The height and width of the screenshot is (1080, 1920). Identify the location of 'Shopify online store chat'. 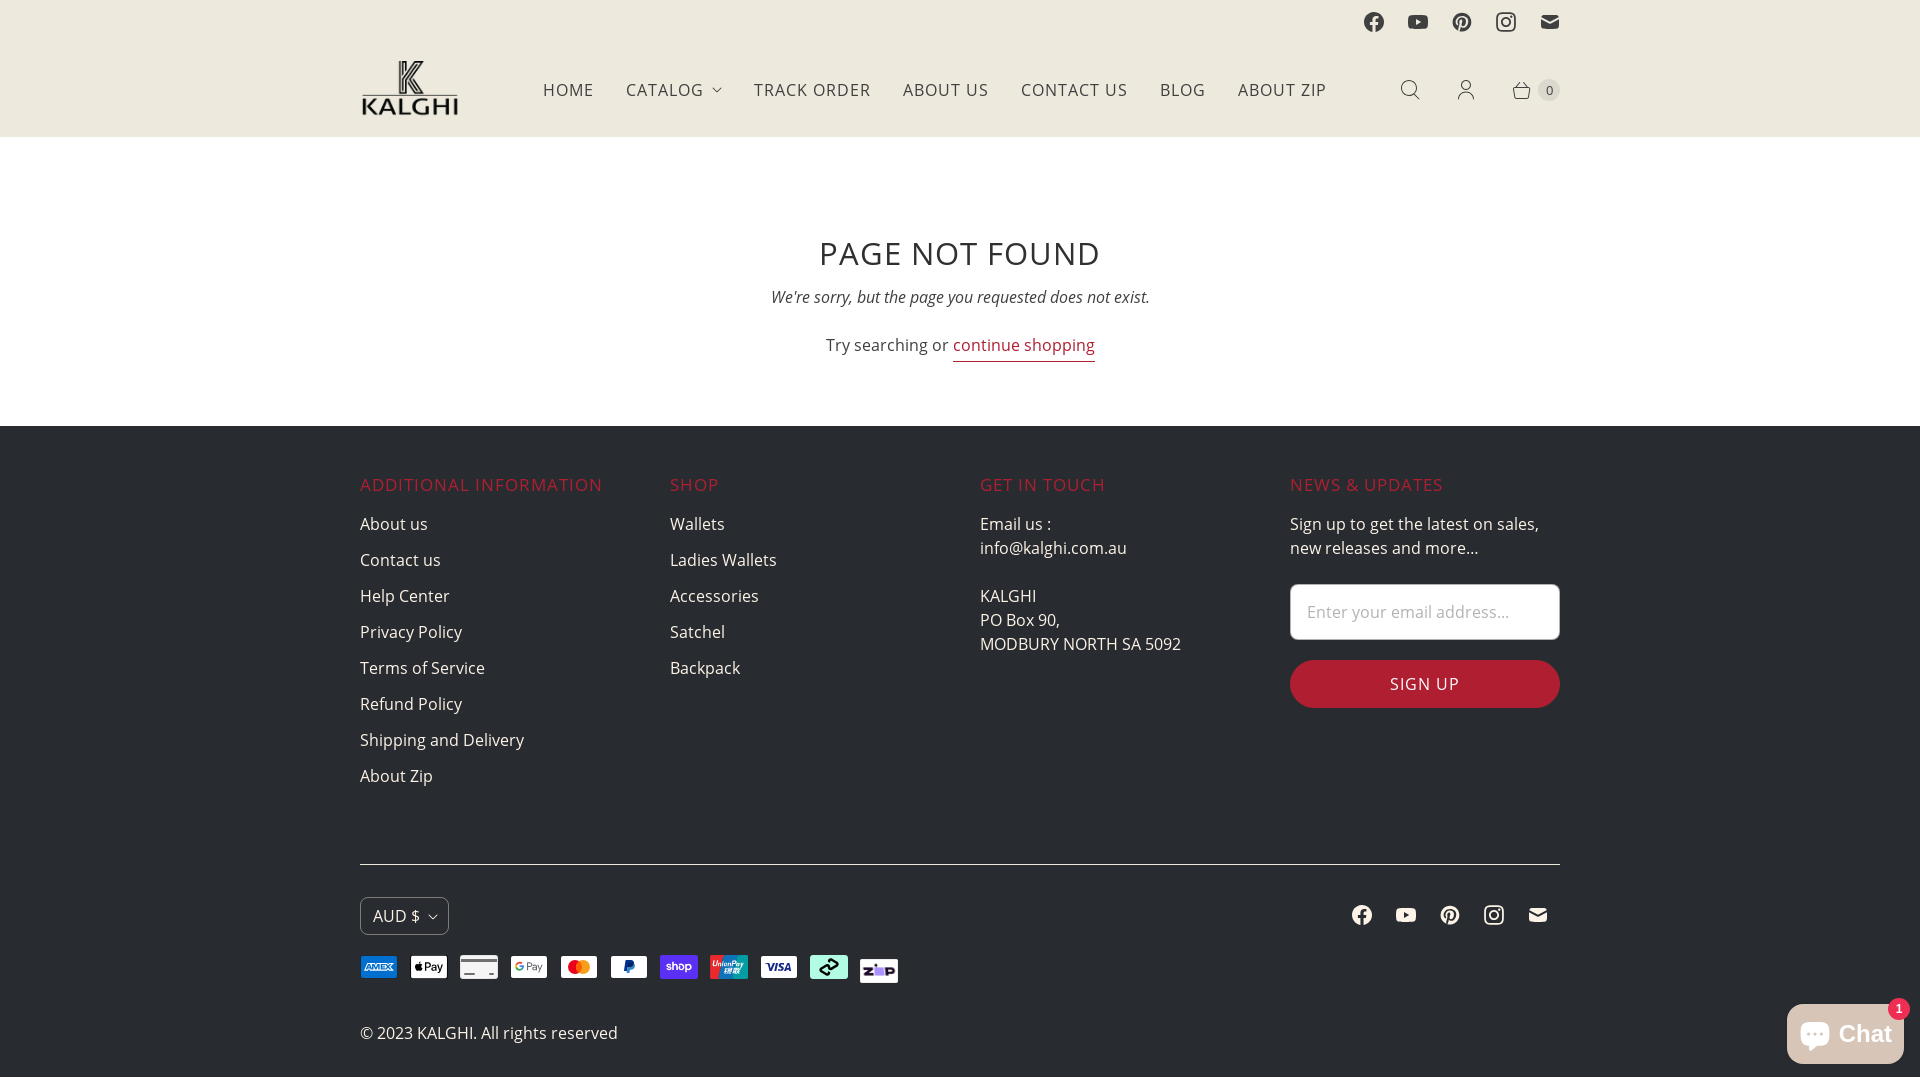
(1844, 1029).